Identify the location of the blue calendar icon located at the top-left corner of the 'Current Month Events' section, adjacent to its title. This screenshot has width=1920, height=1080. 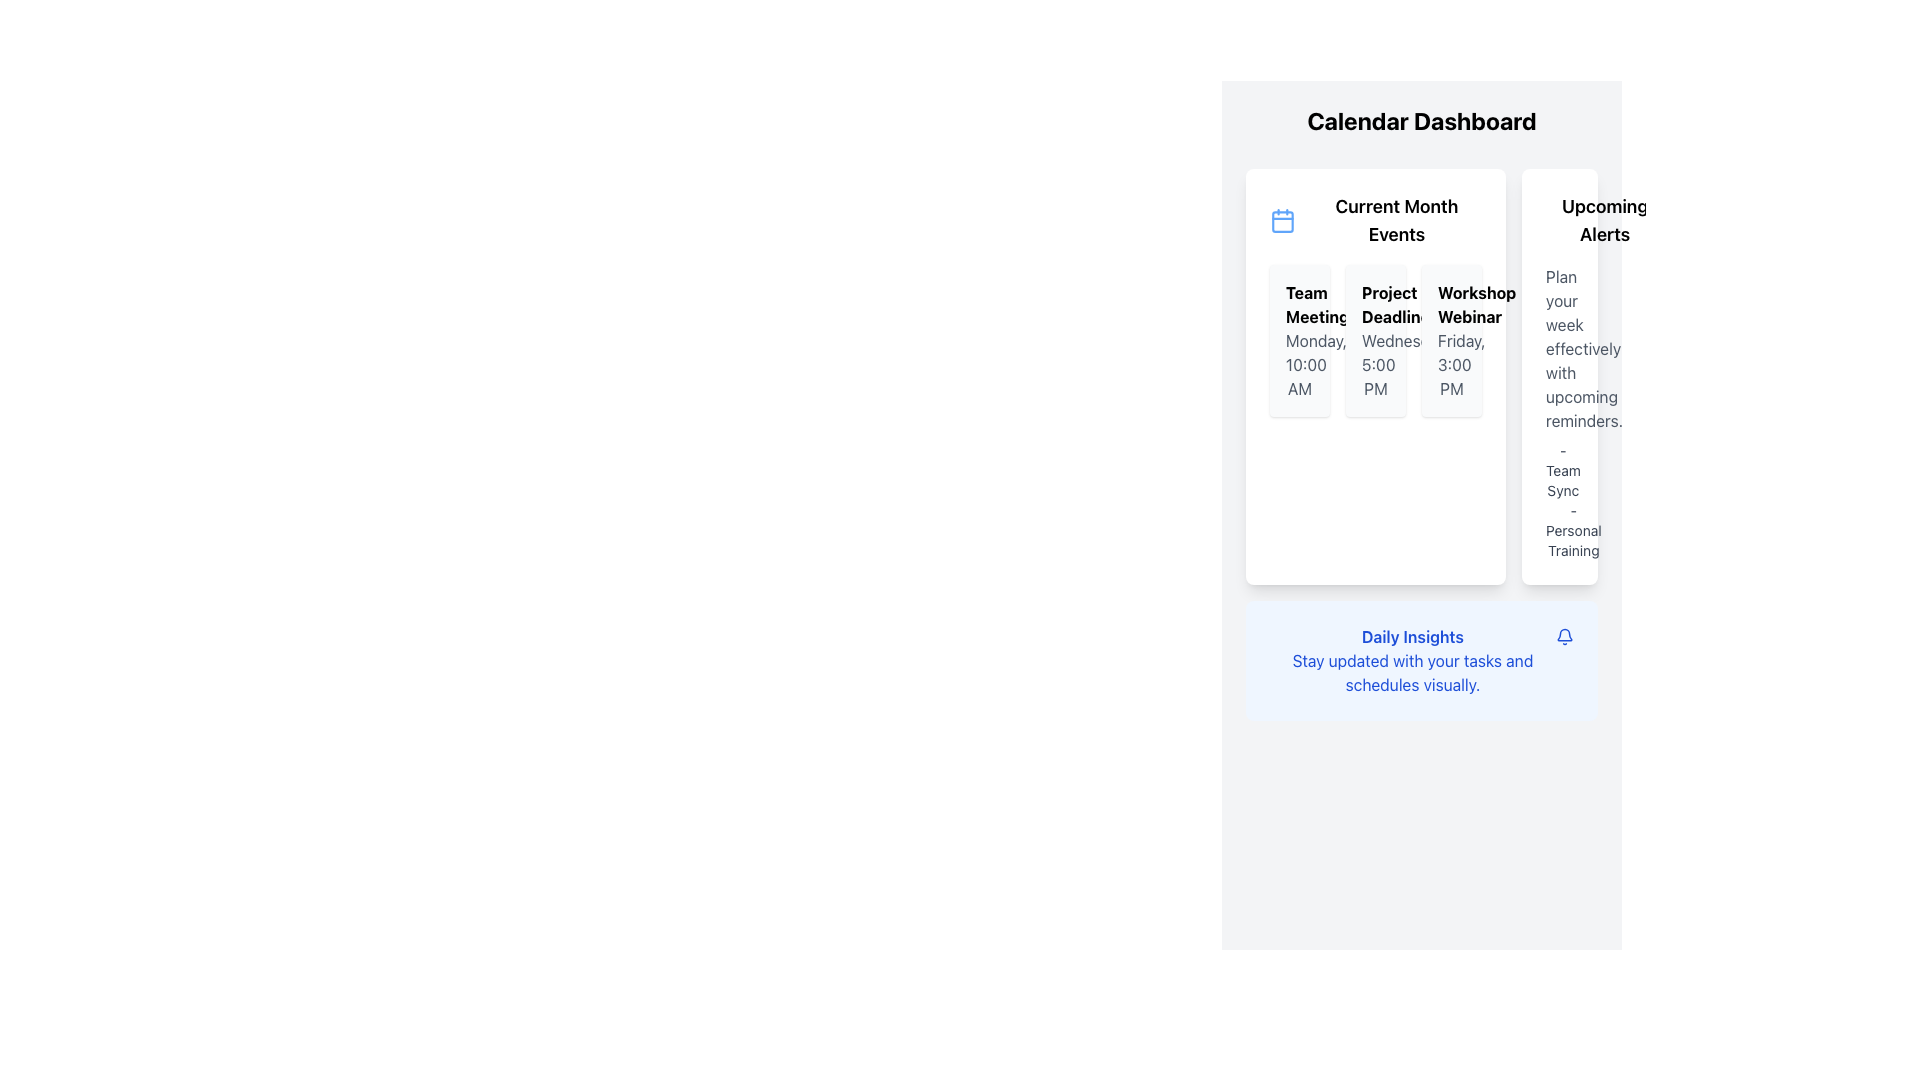
(1282, 220).